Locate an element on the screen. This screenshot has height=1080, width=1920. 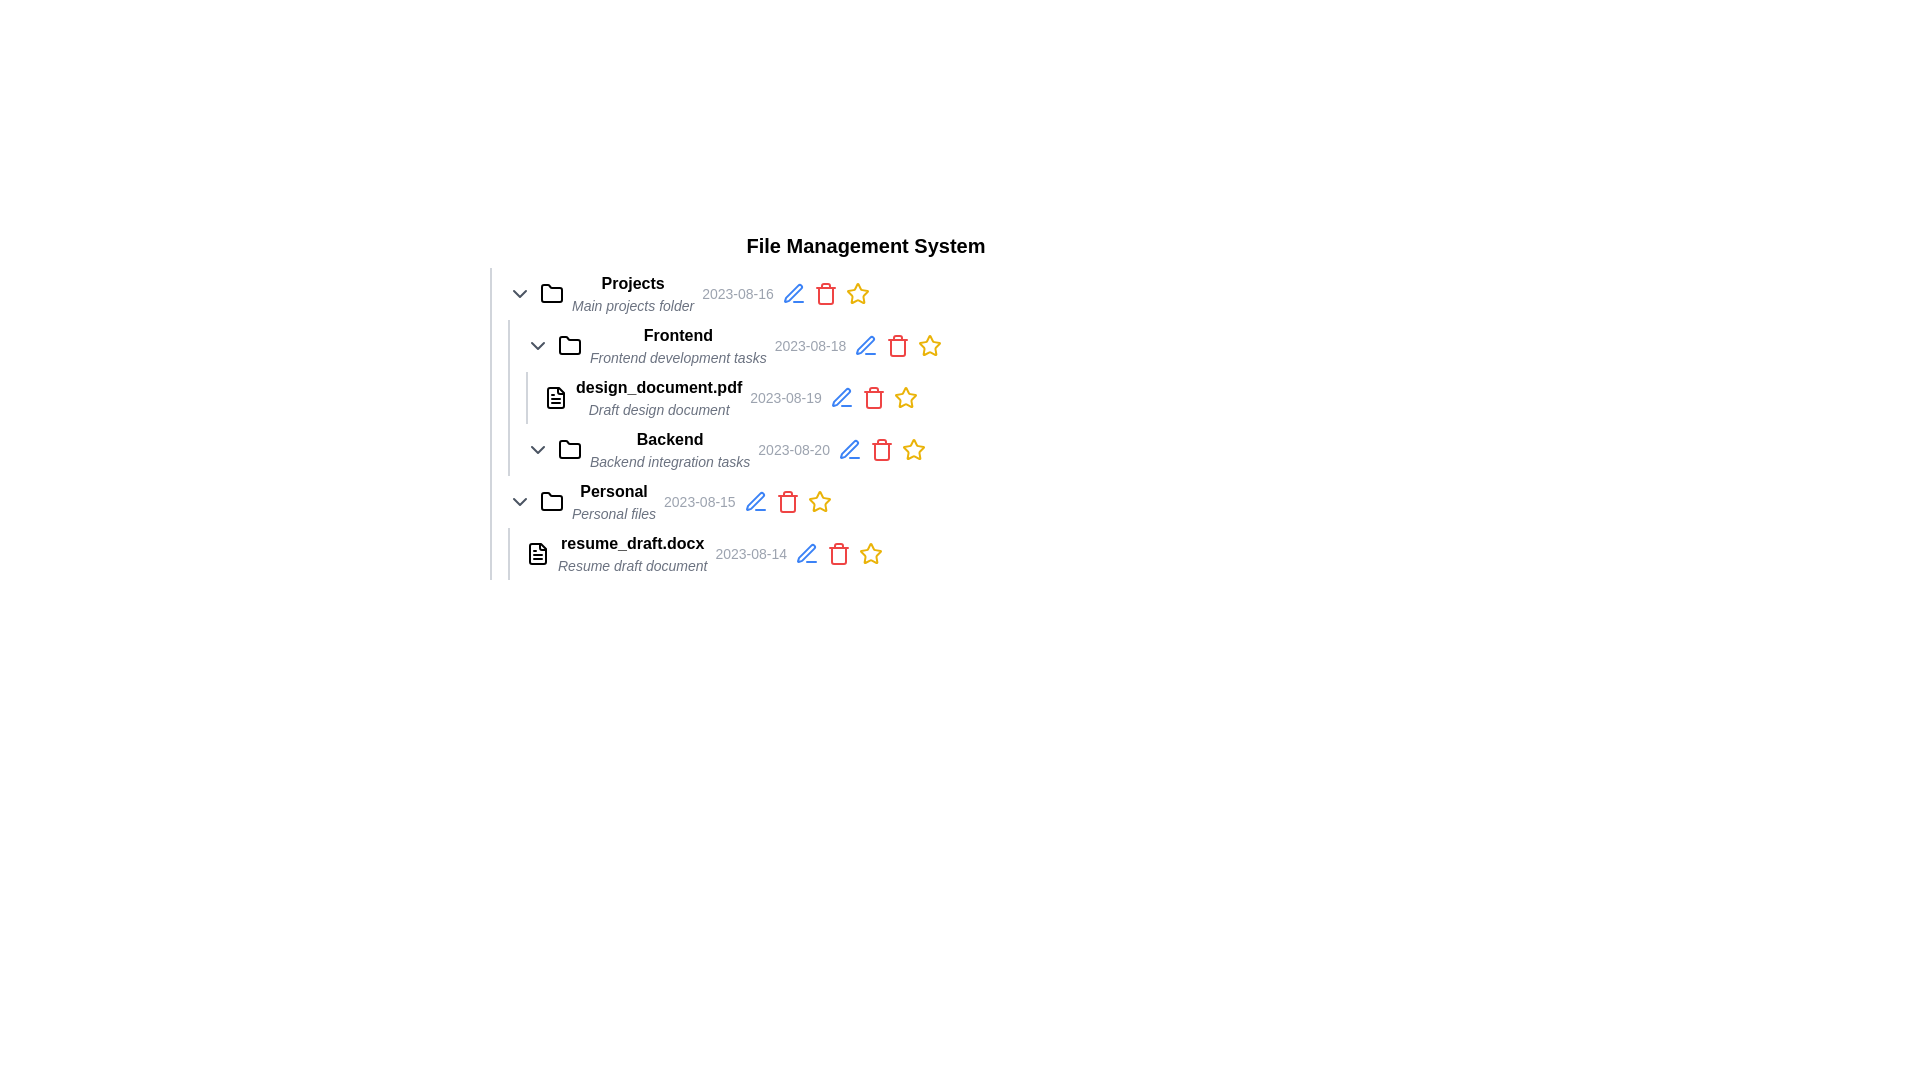
the visibility toggle button for the 'Personal' directory is located at coordinates (519, 500).